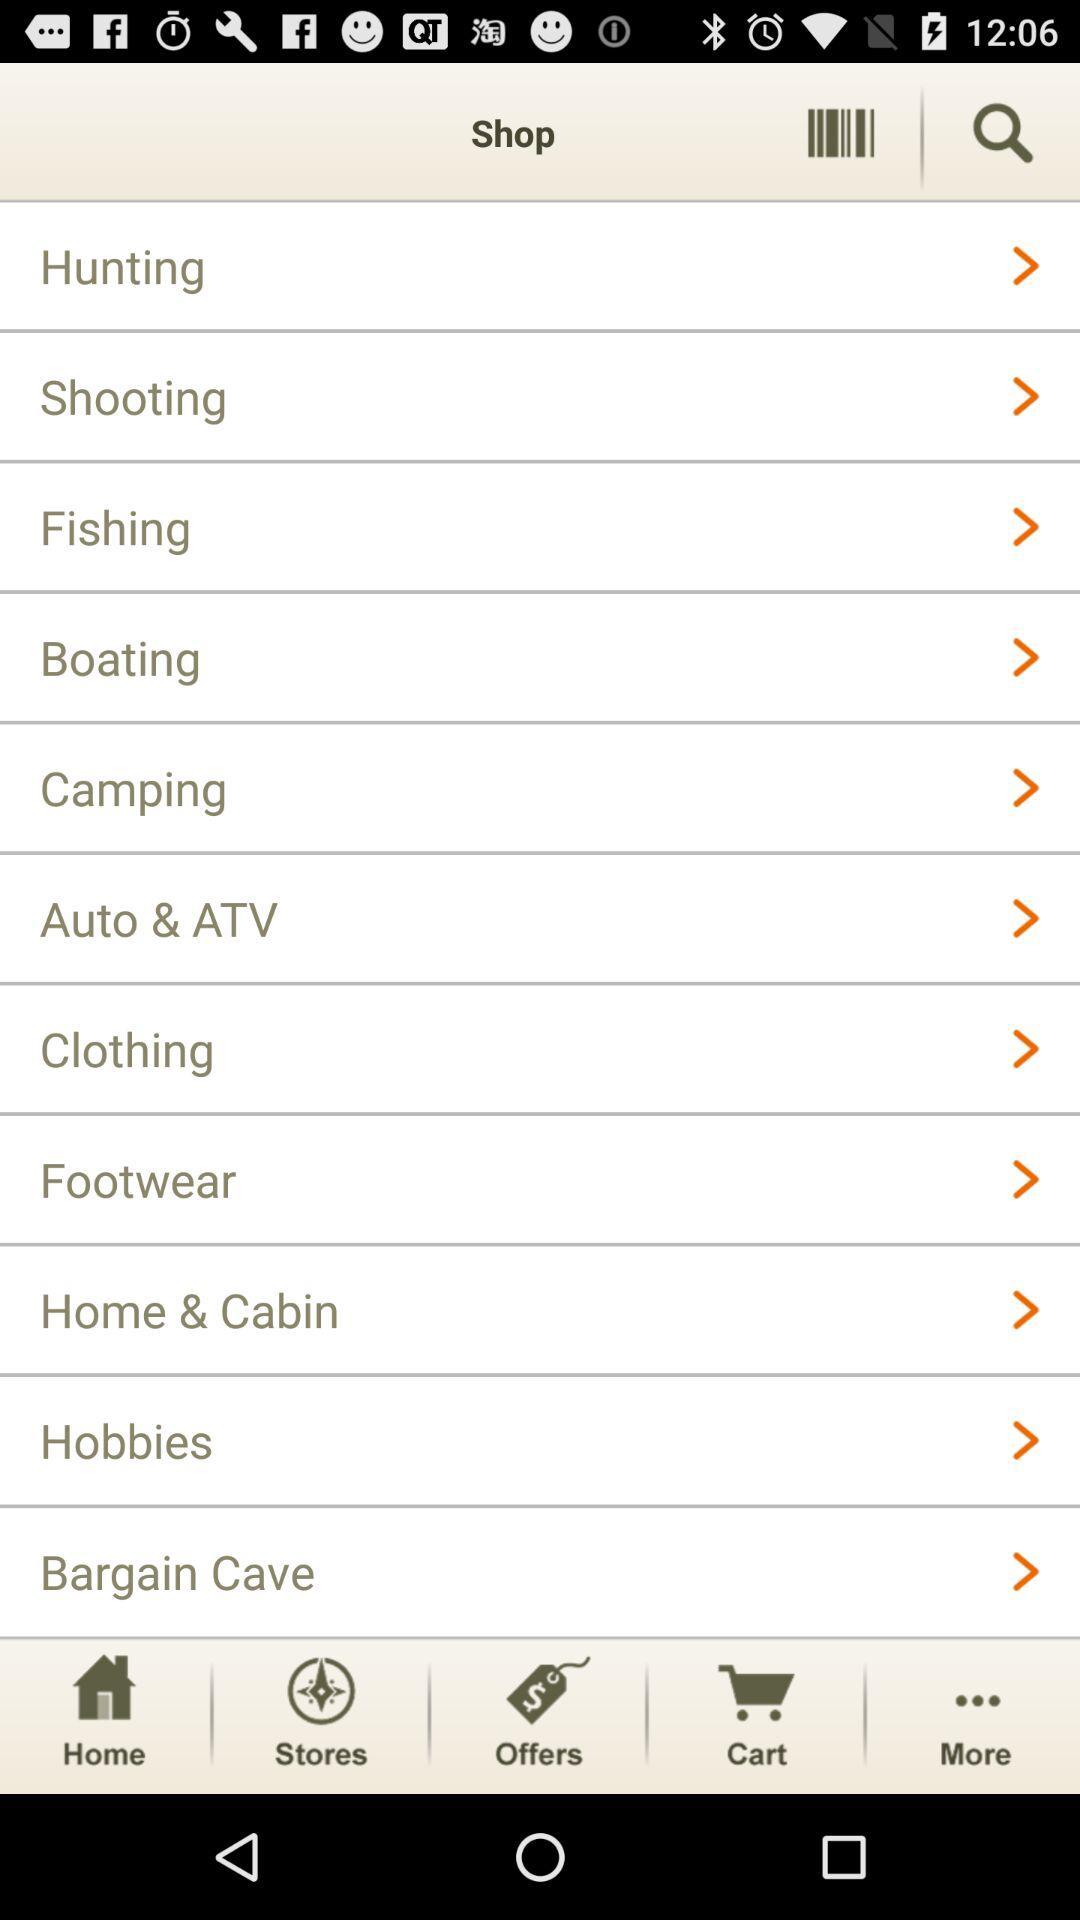 The width and height of the screenshot is (1080, 1920). I want to click on the stores image option, so click(319, 1714).